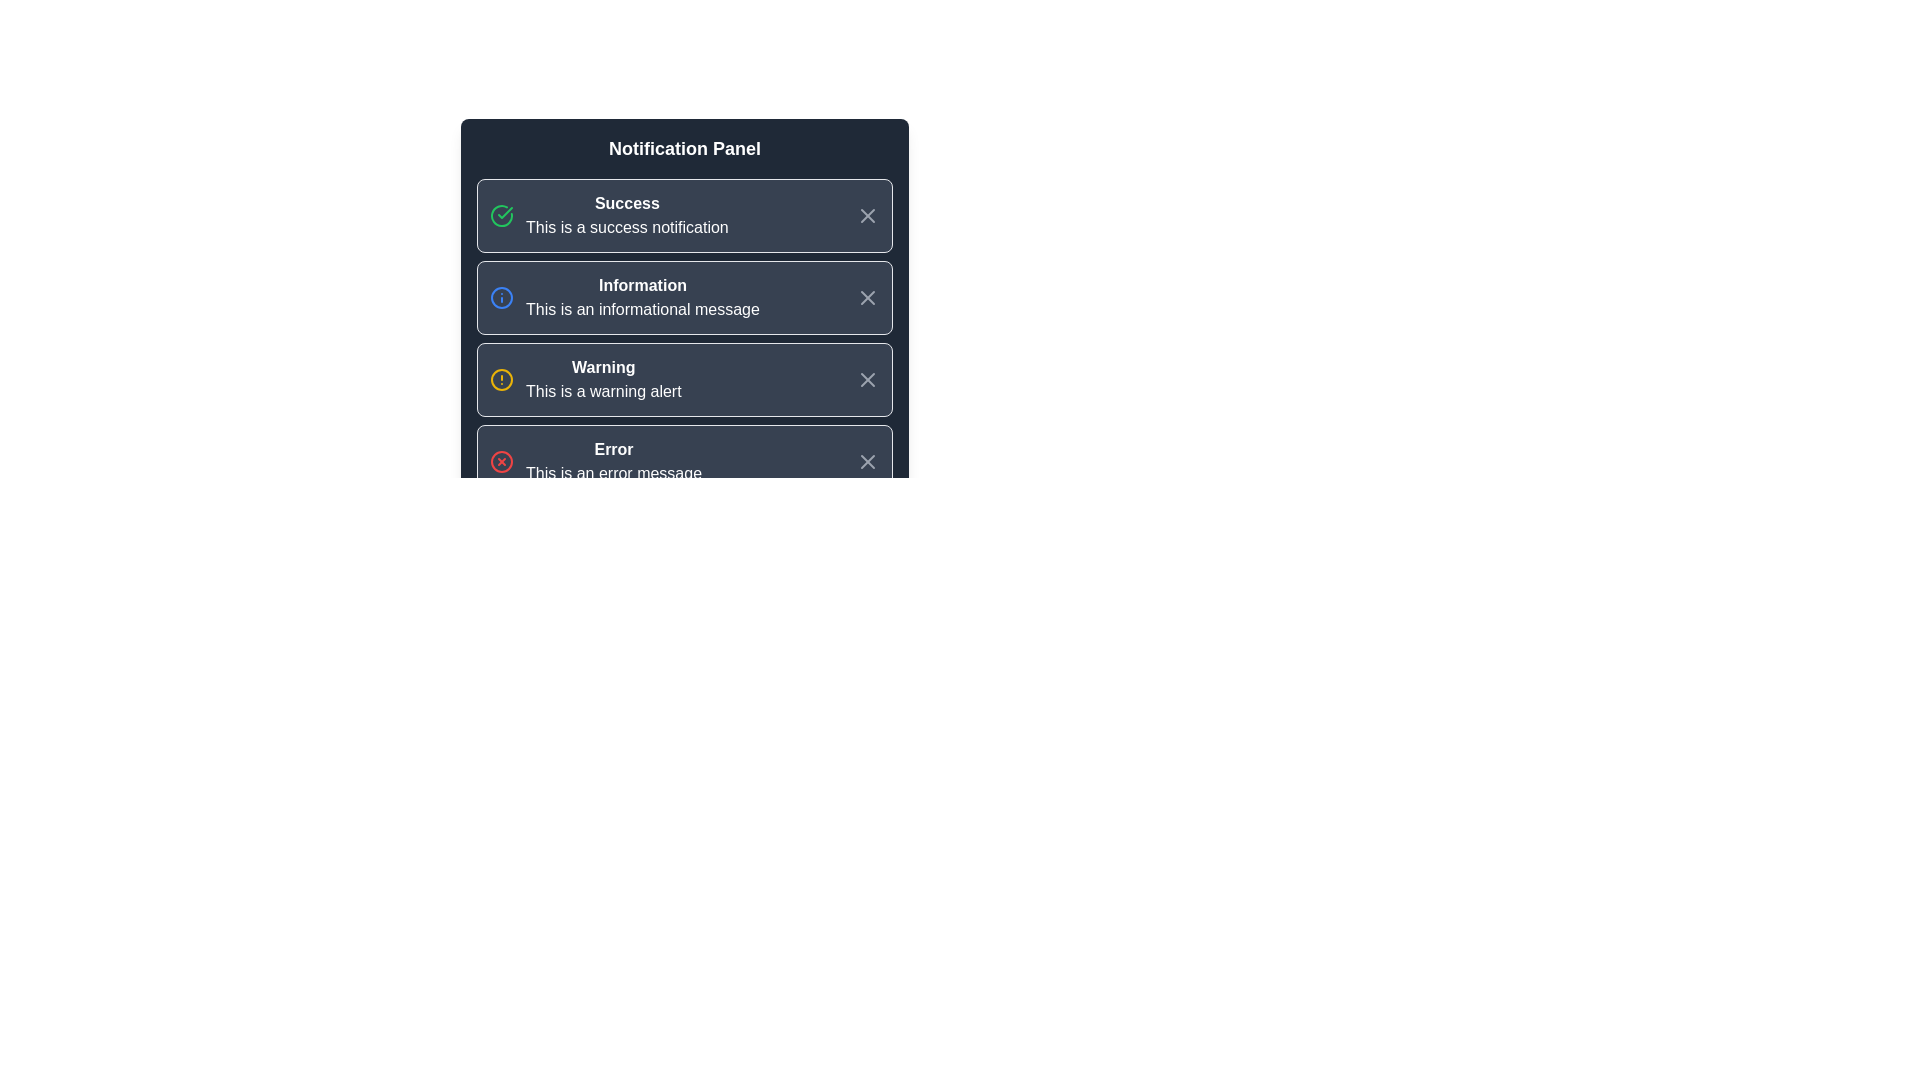 This screenshot has height=1080, width=1920. I want to click on the Notification block that displays a title and a detailed message, which is located second from the top in the Notification Panel, below the 'Success' notification and above the 'Warning' notification, so click(623, 297).